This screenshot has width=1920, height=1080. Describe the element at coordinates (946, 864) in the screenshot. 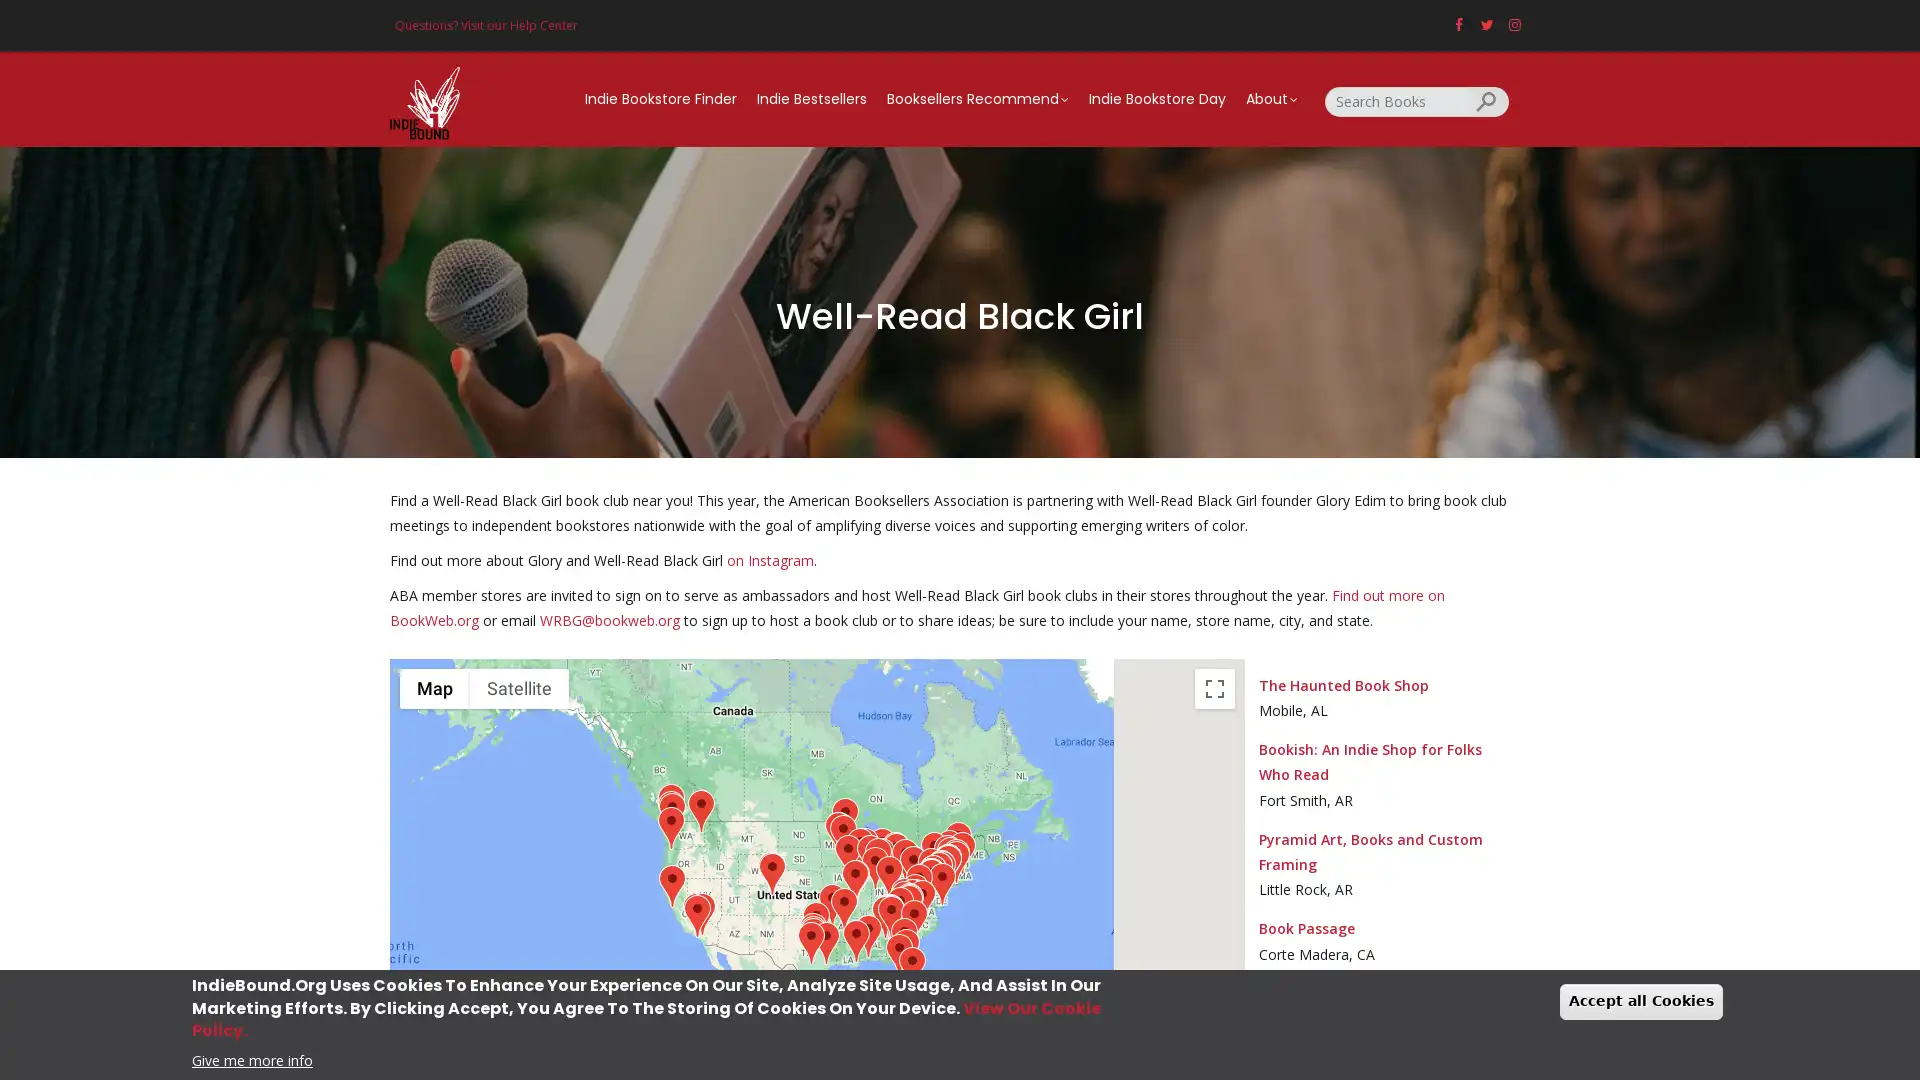

I see `WORD Jersey City` at that location.